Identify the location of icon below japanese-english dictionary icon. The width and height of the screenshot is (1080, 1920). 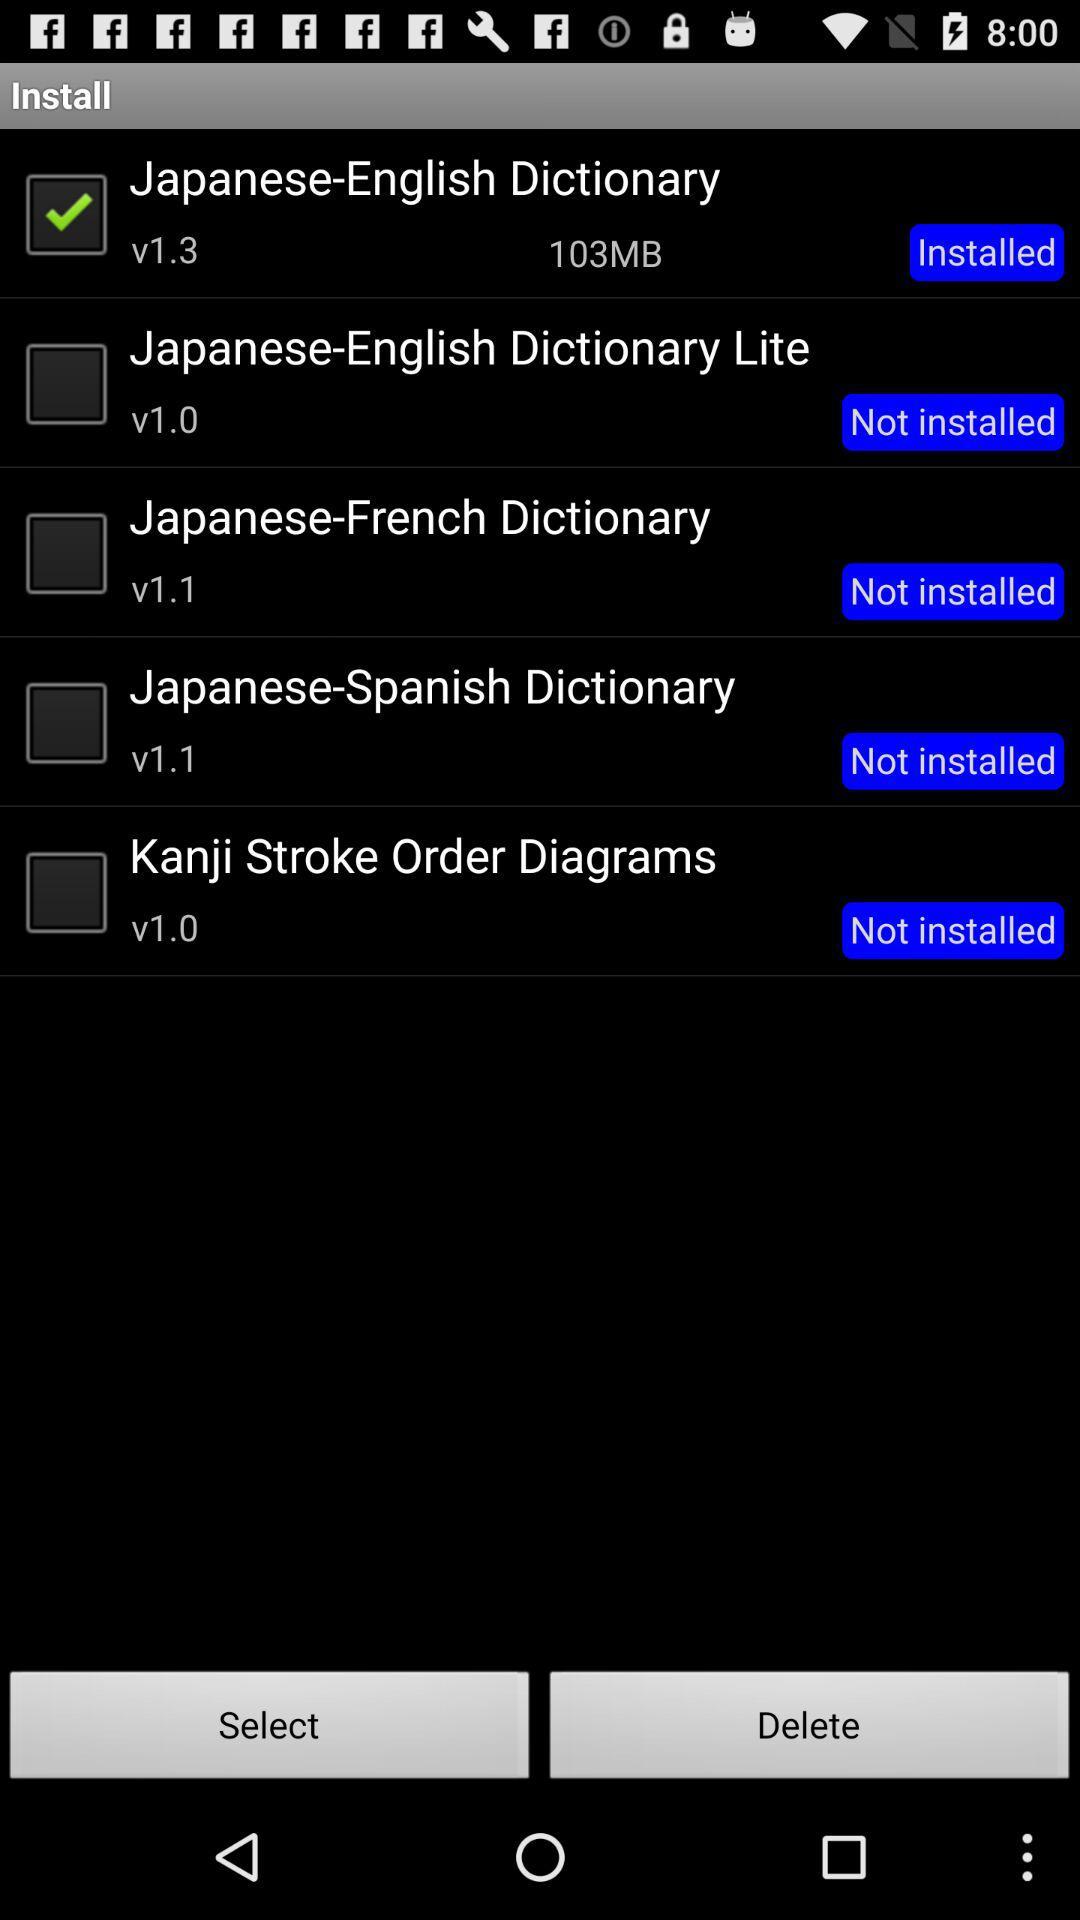
(604, 251).